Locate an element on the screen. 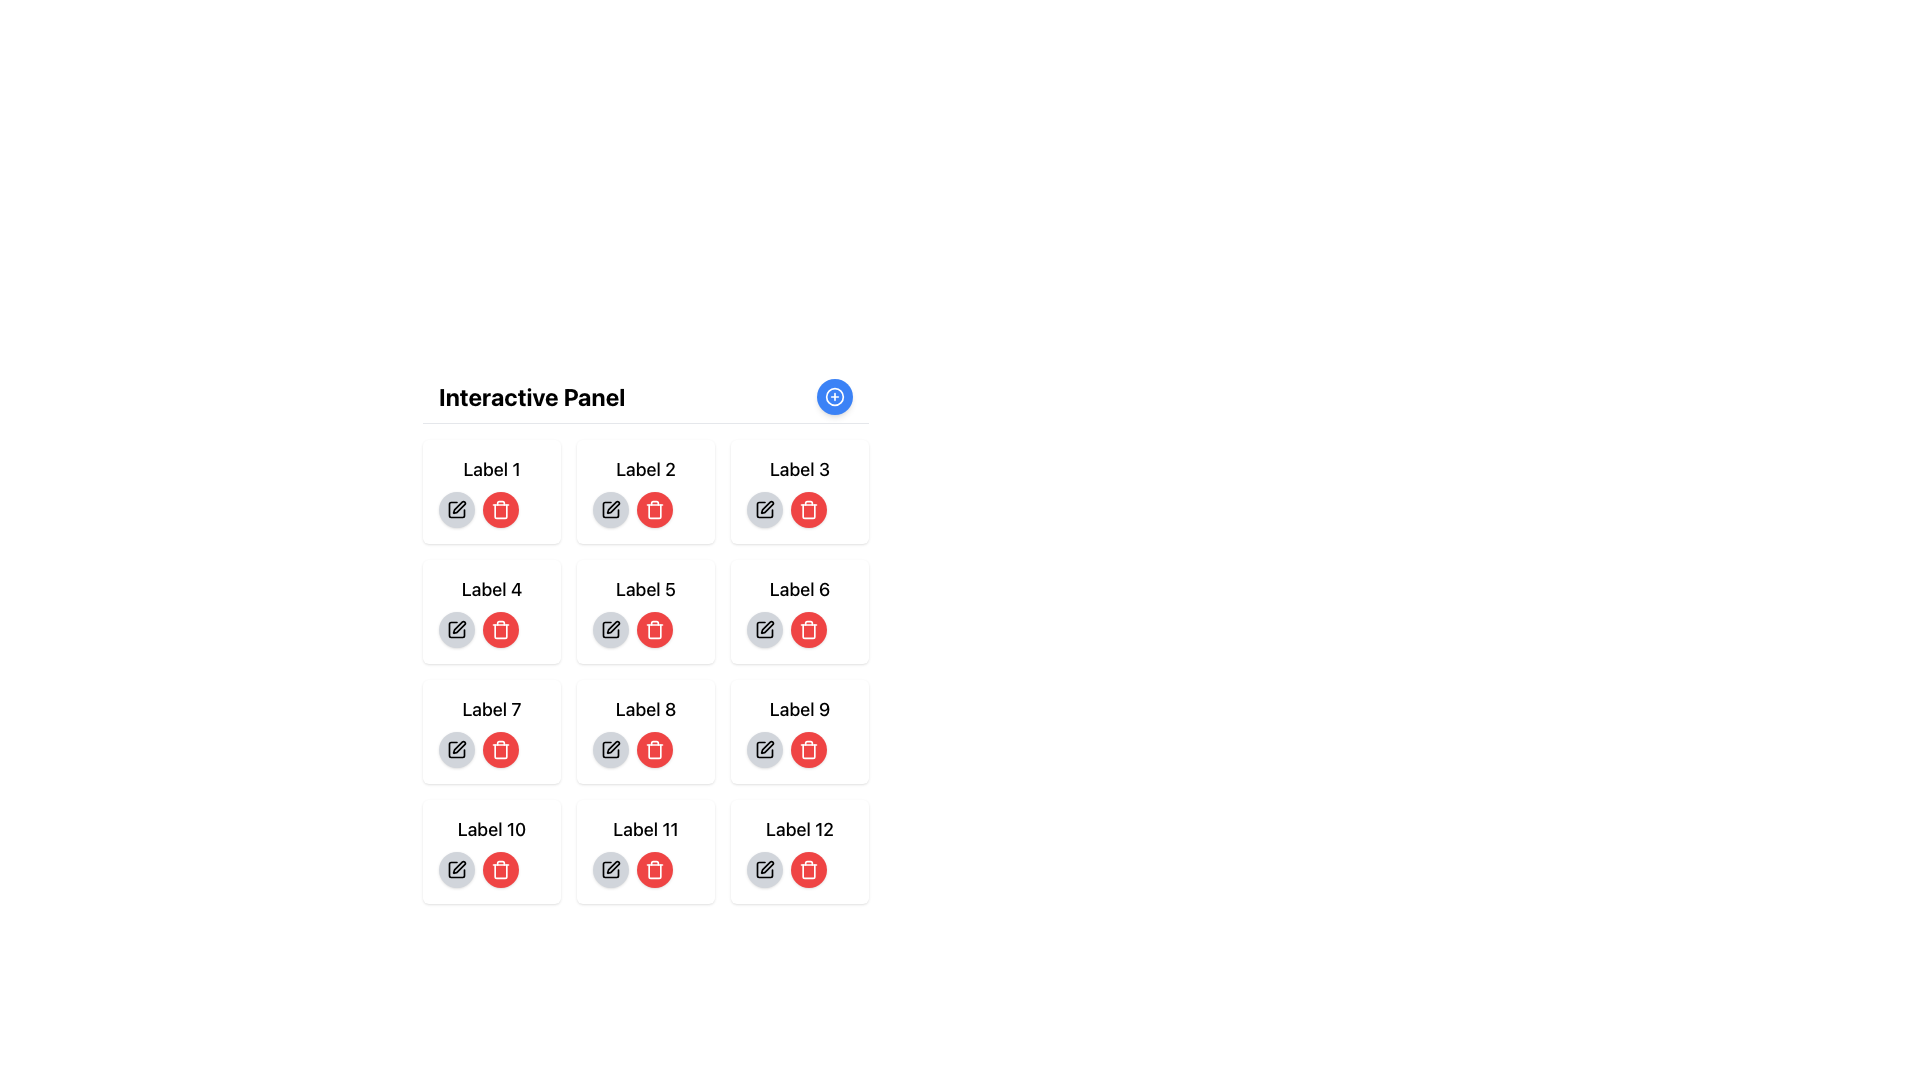 The image size is (1920, 1080). the delete button located on the bottom row under 'Label 11' is located at coordinates (646, 869).